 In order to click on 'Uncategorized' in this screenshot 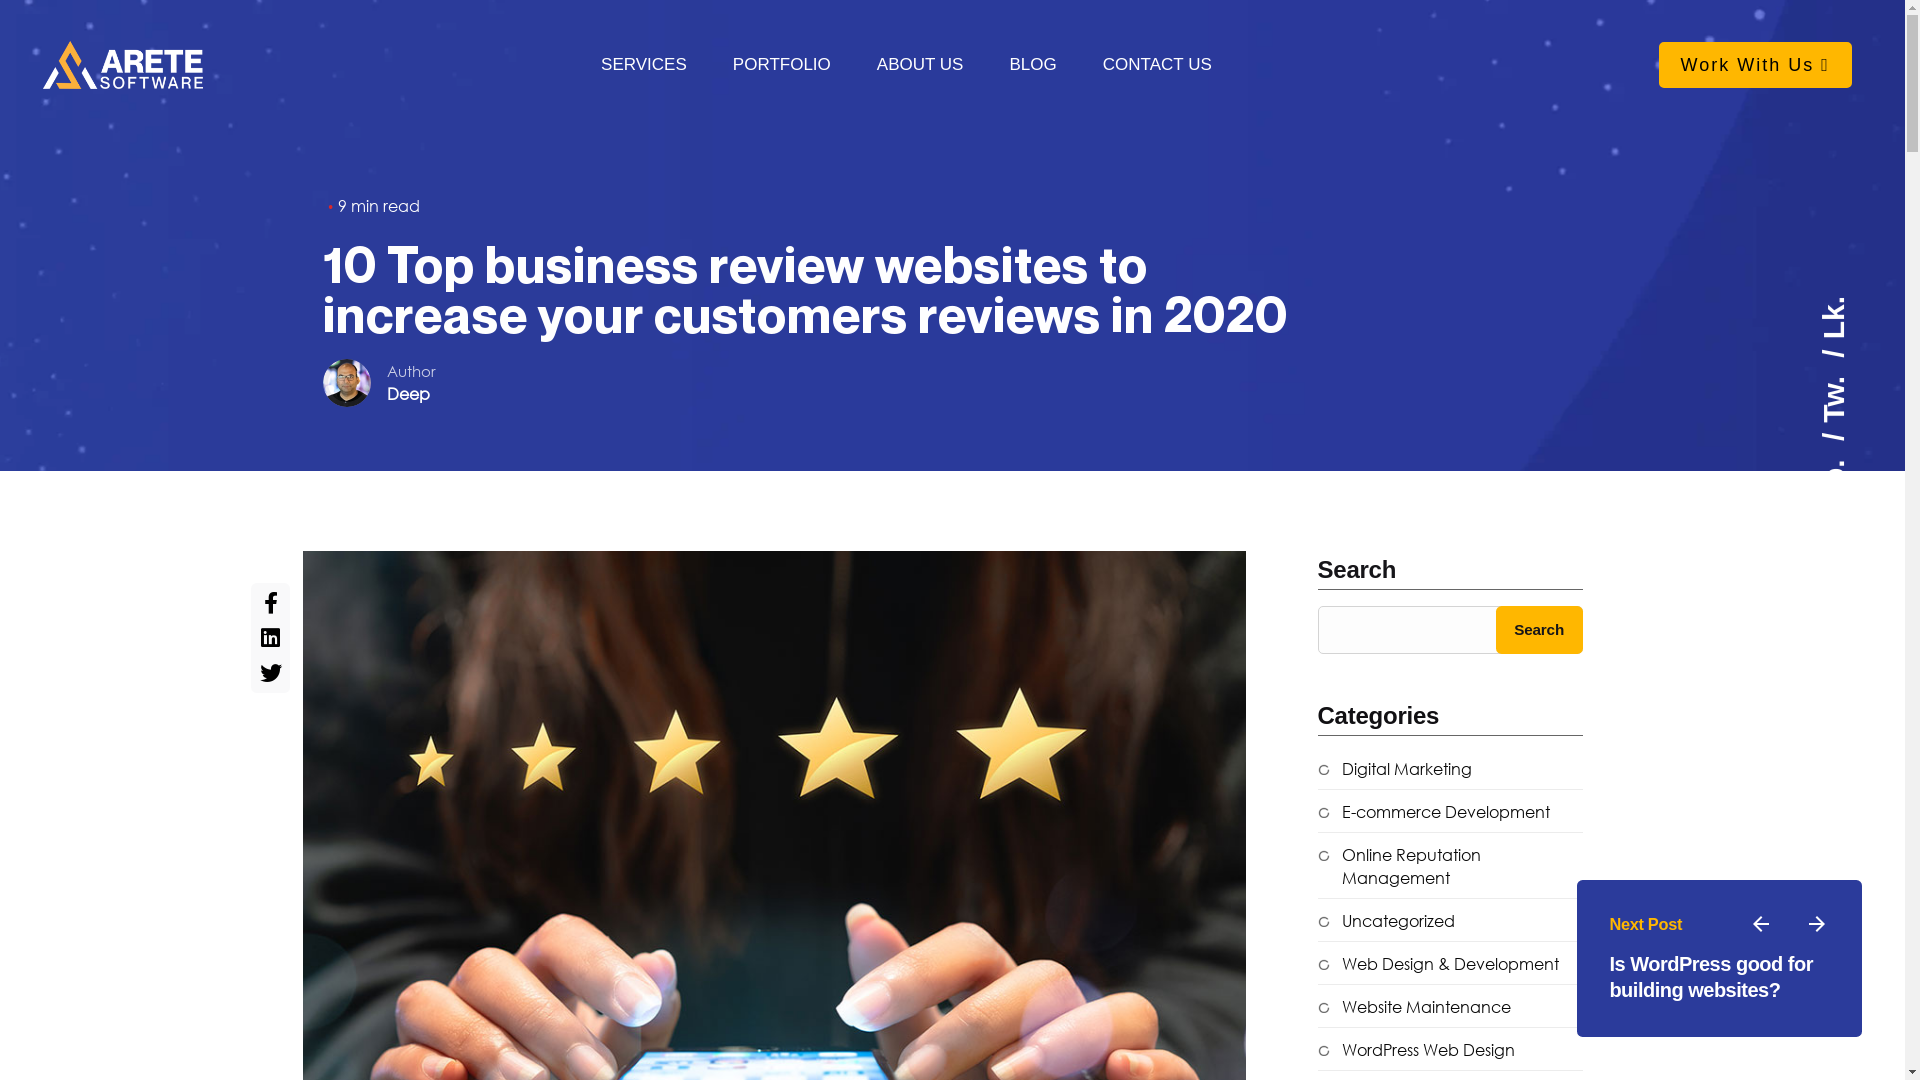, I will do `click(1385, 921)`.